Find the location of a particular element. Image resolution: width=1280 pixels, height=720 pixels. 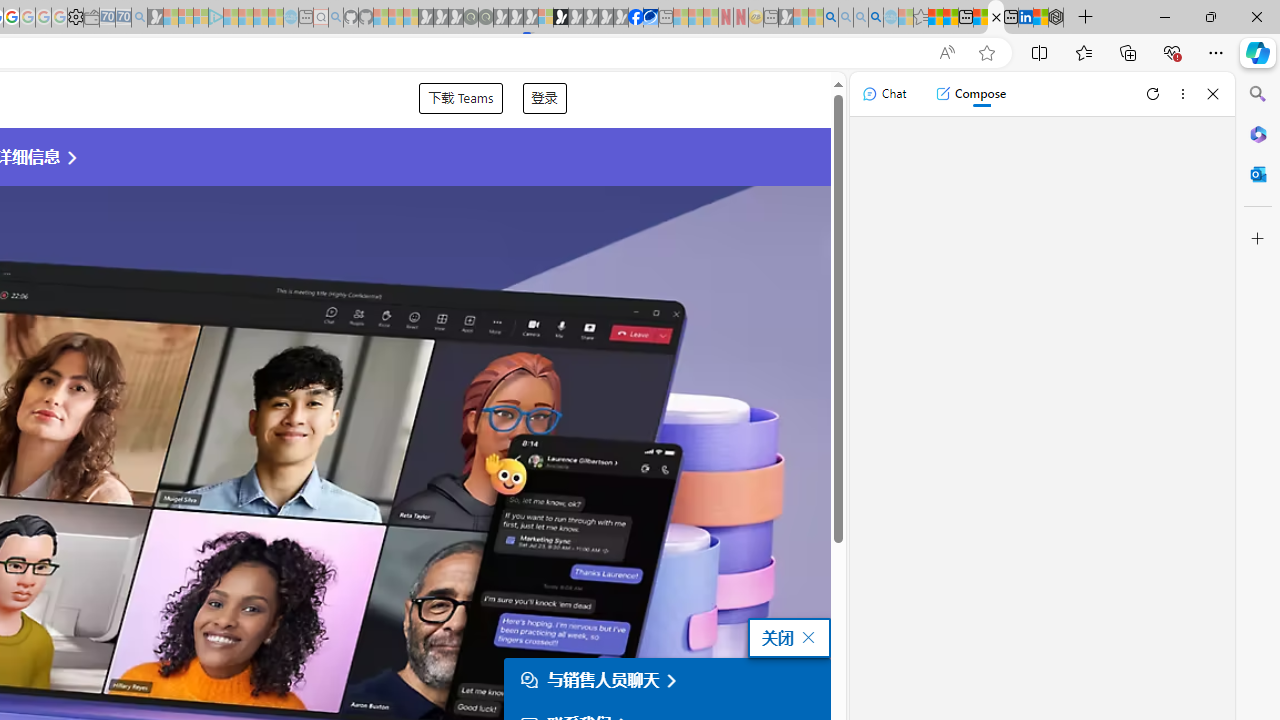

'Favorites - Sleeping' is located at coordinates (919, 17).